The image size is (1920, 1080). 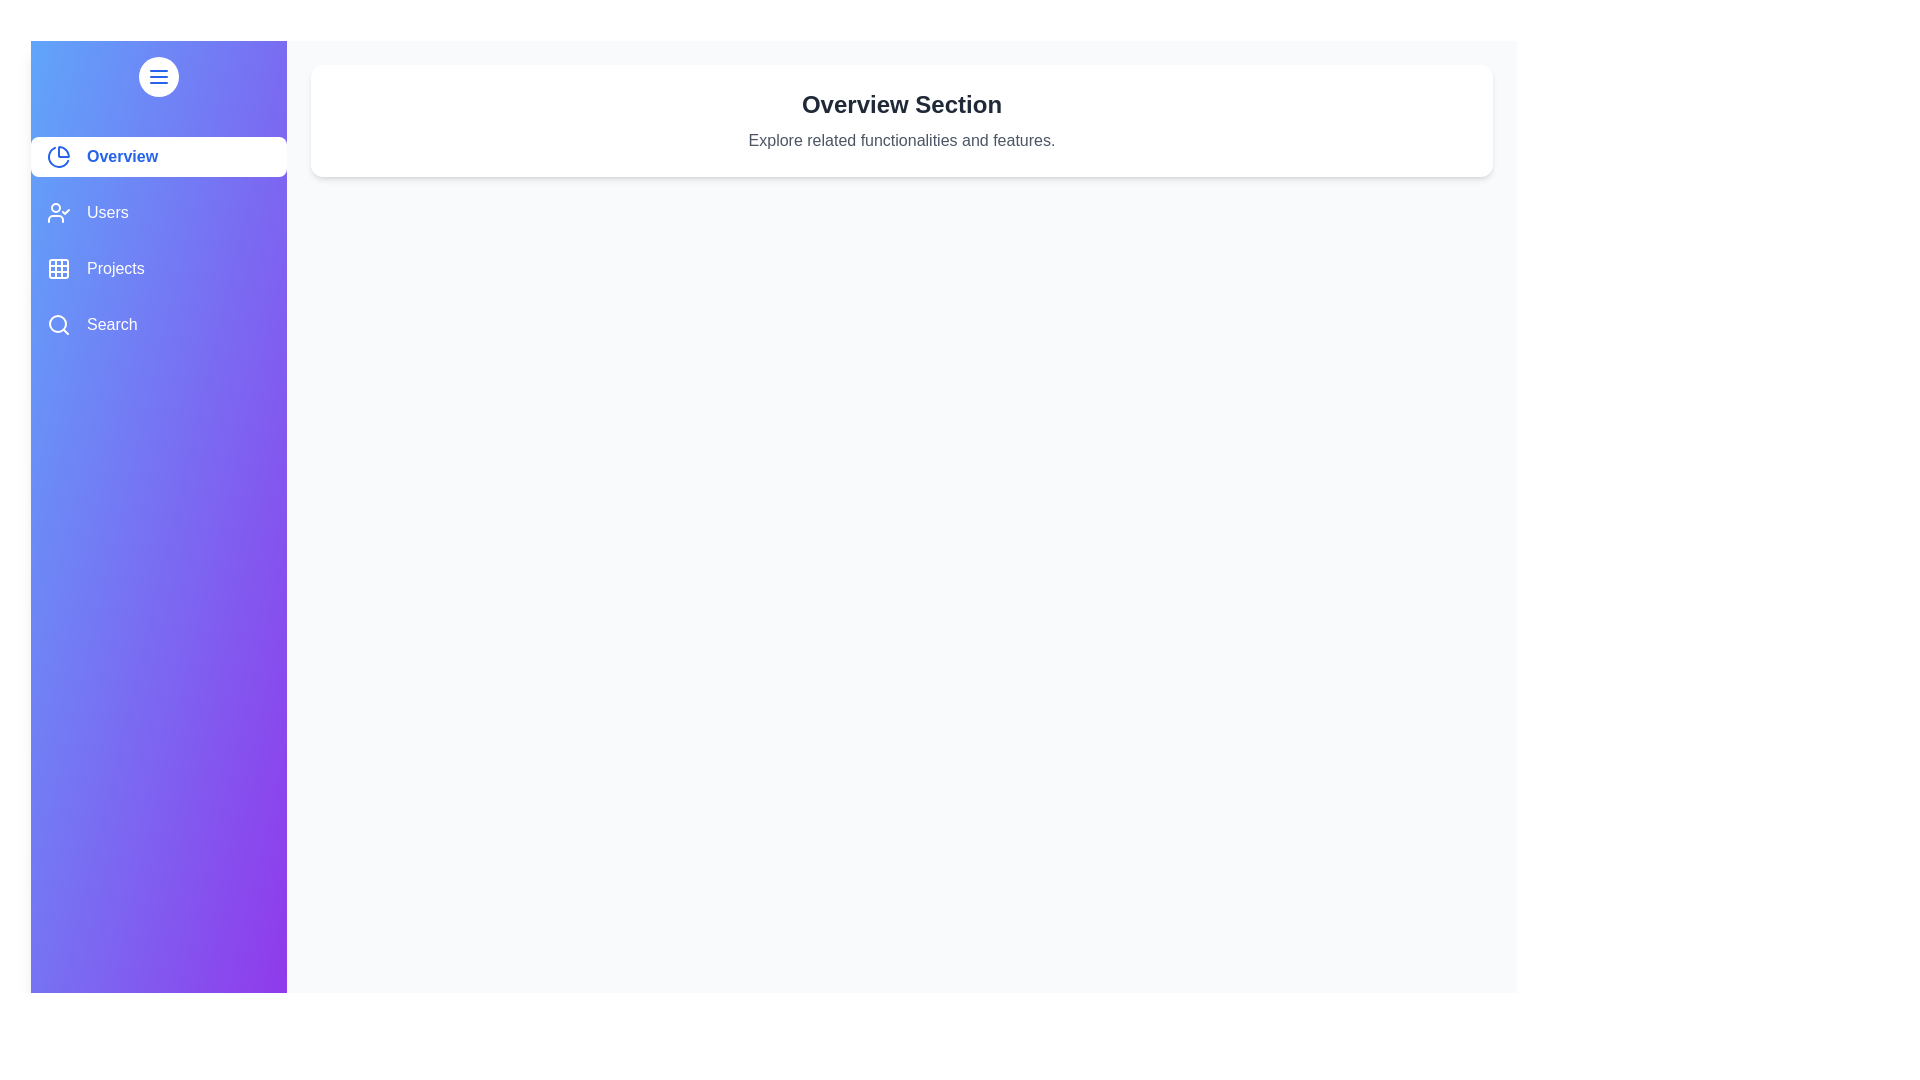 What do you see at coordinates (901, 104) in the screenshot?
I see `the header text in the main content area` at bounding box center [901, 104].